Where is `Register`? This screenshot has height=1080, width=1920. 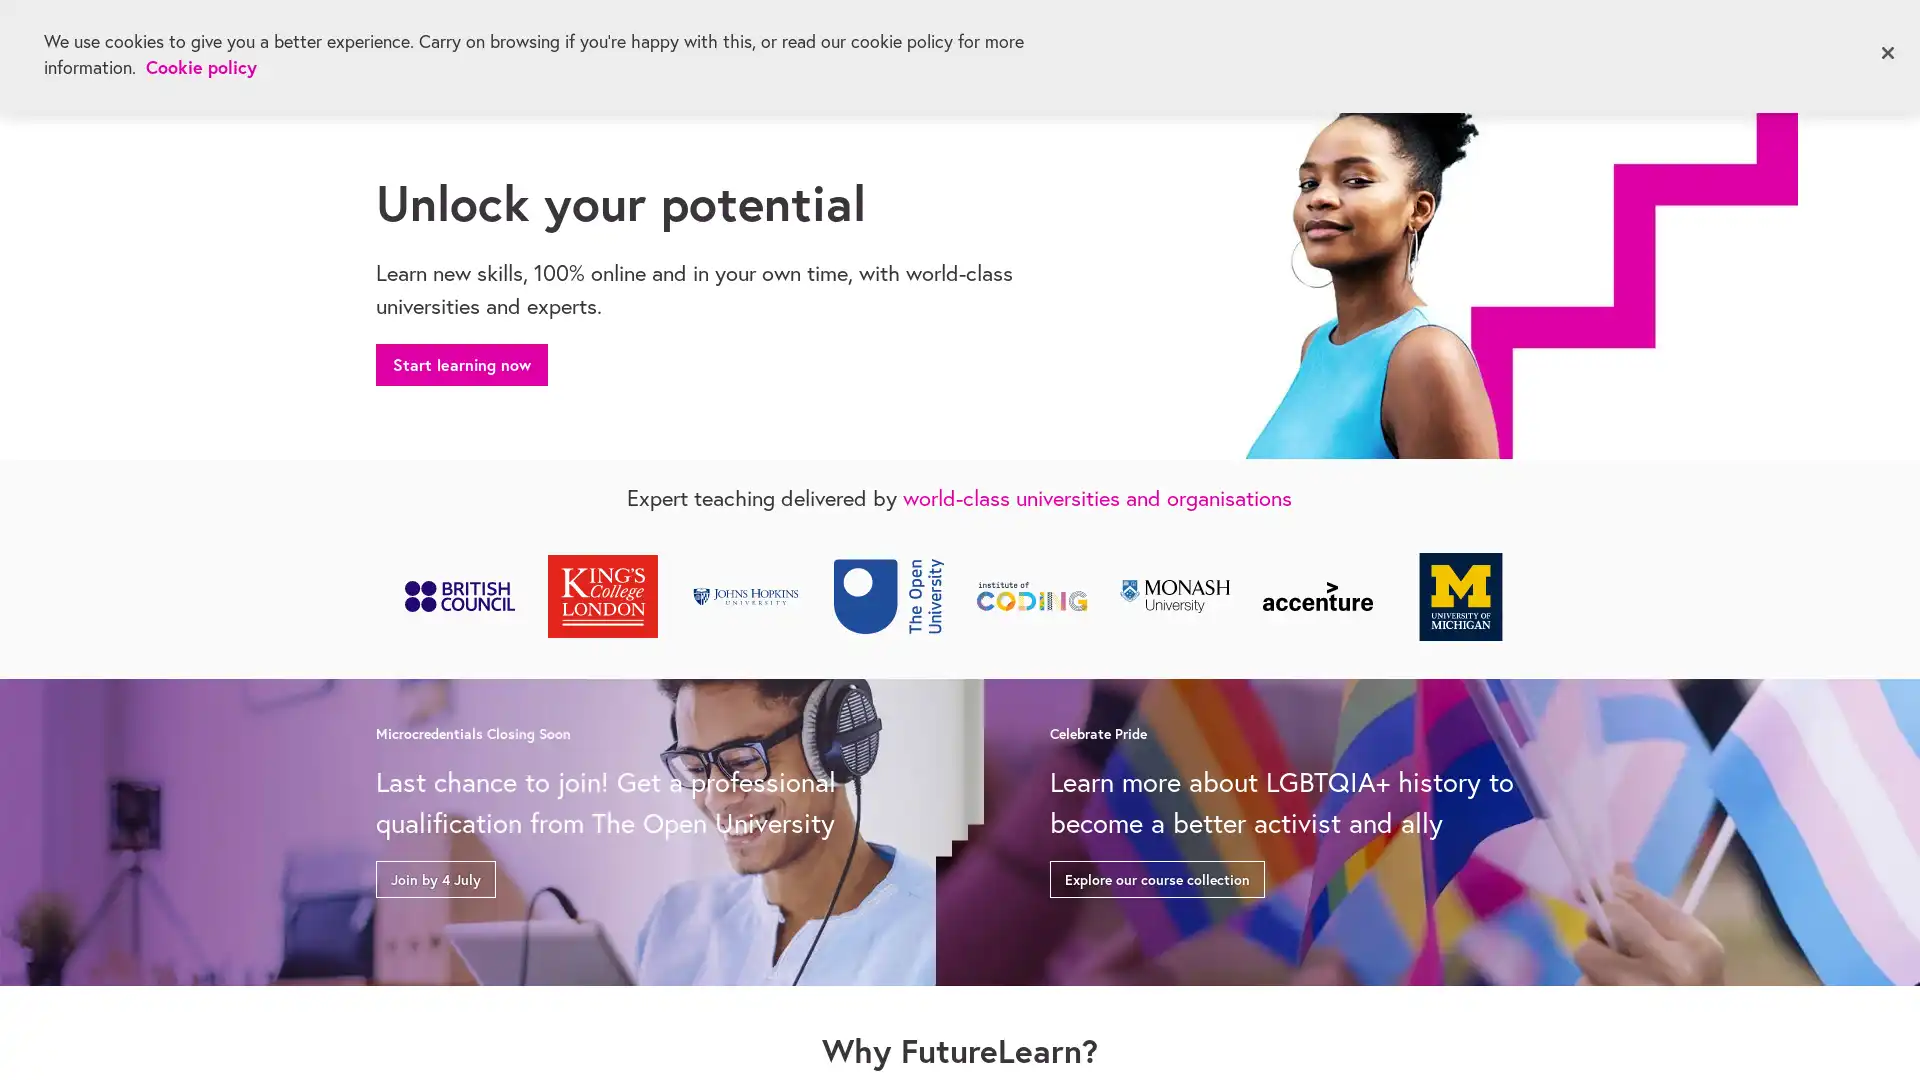 Register is located at coordinates (1856, 43).